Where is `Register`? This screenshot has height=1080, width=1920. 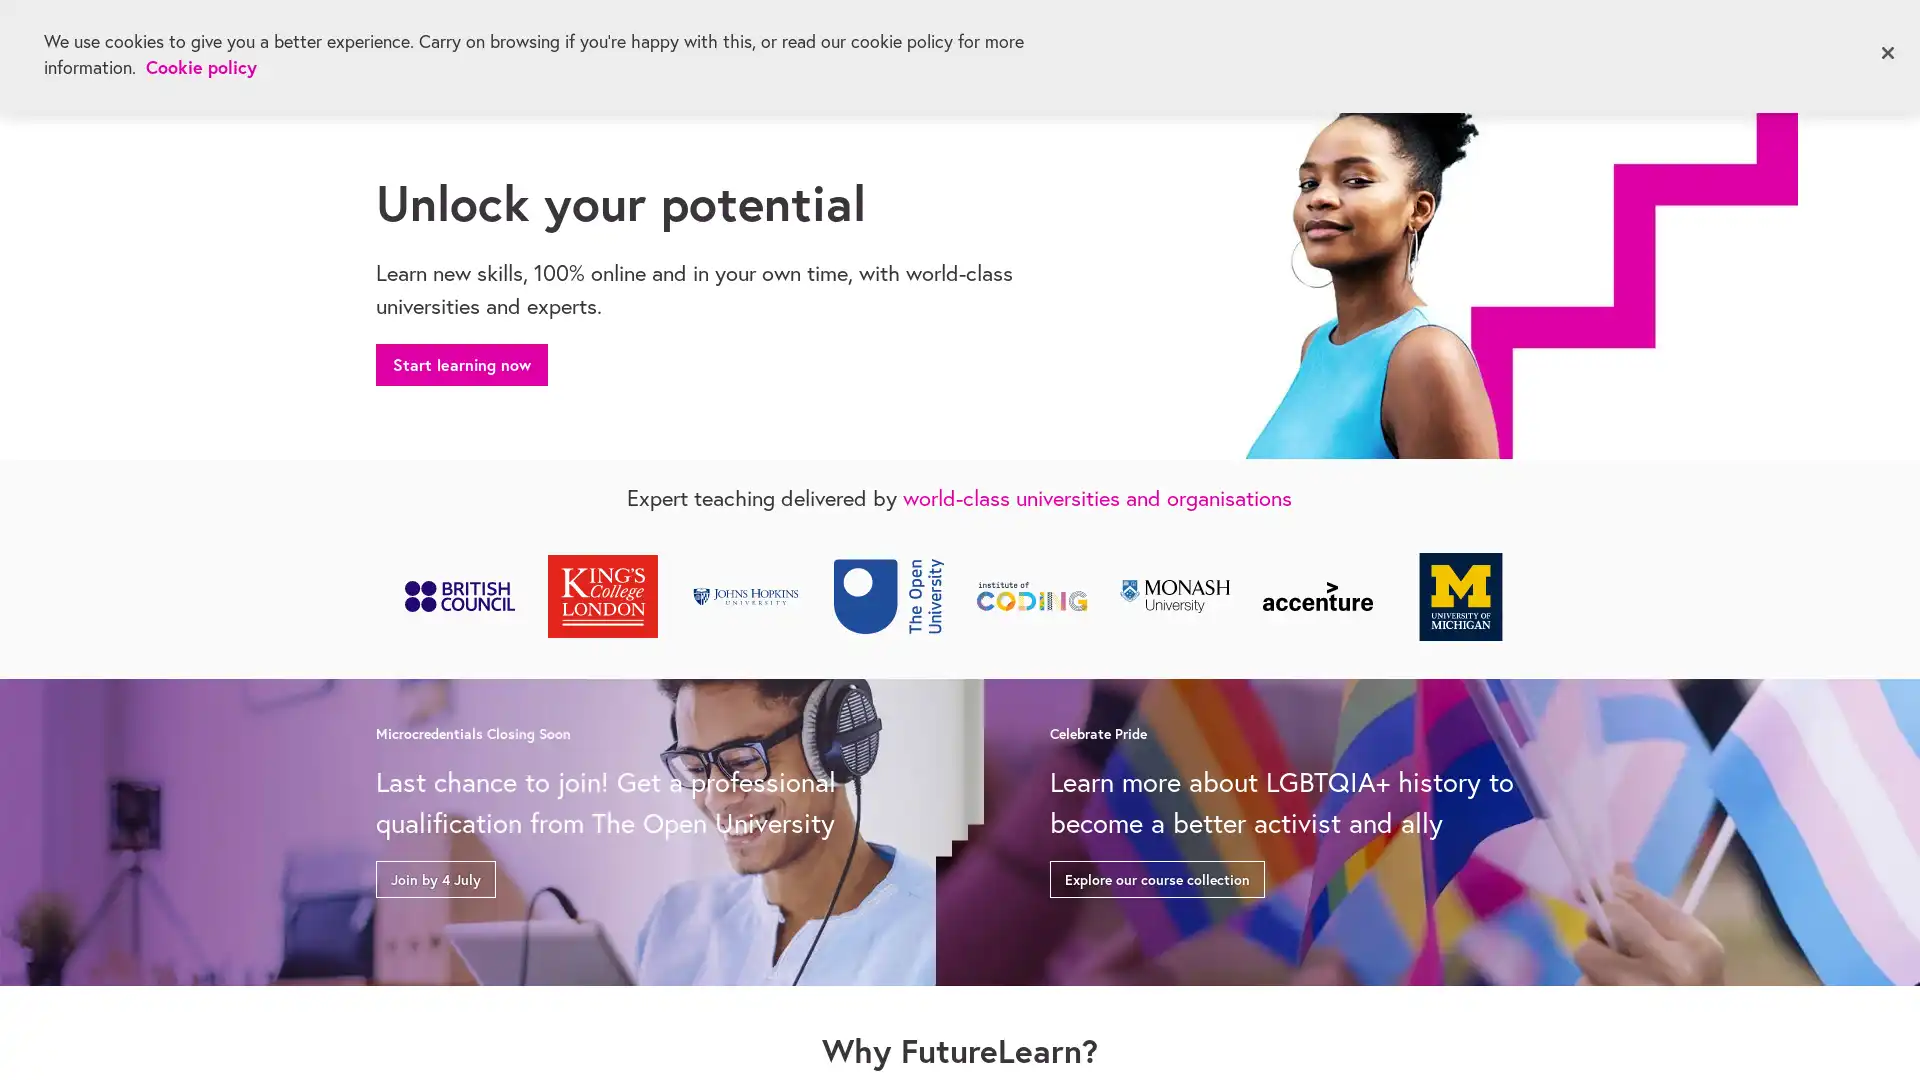 Register is located at coordinates (1856, 43).